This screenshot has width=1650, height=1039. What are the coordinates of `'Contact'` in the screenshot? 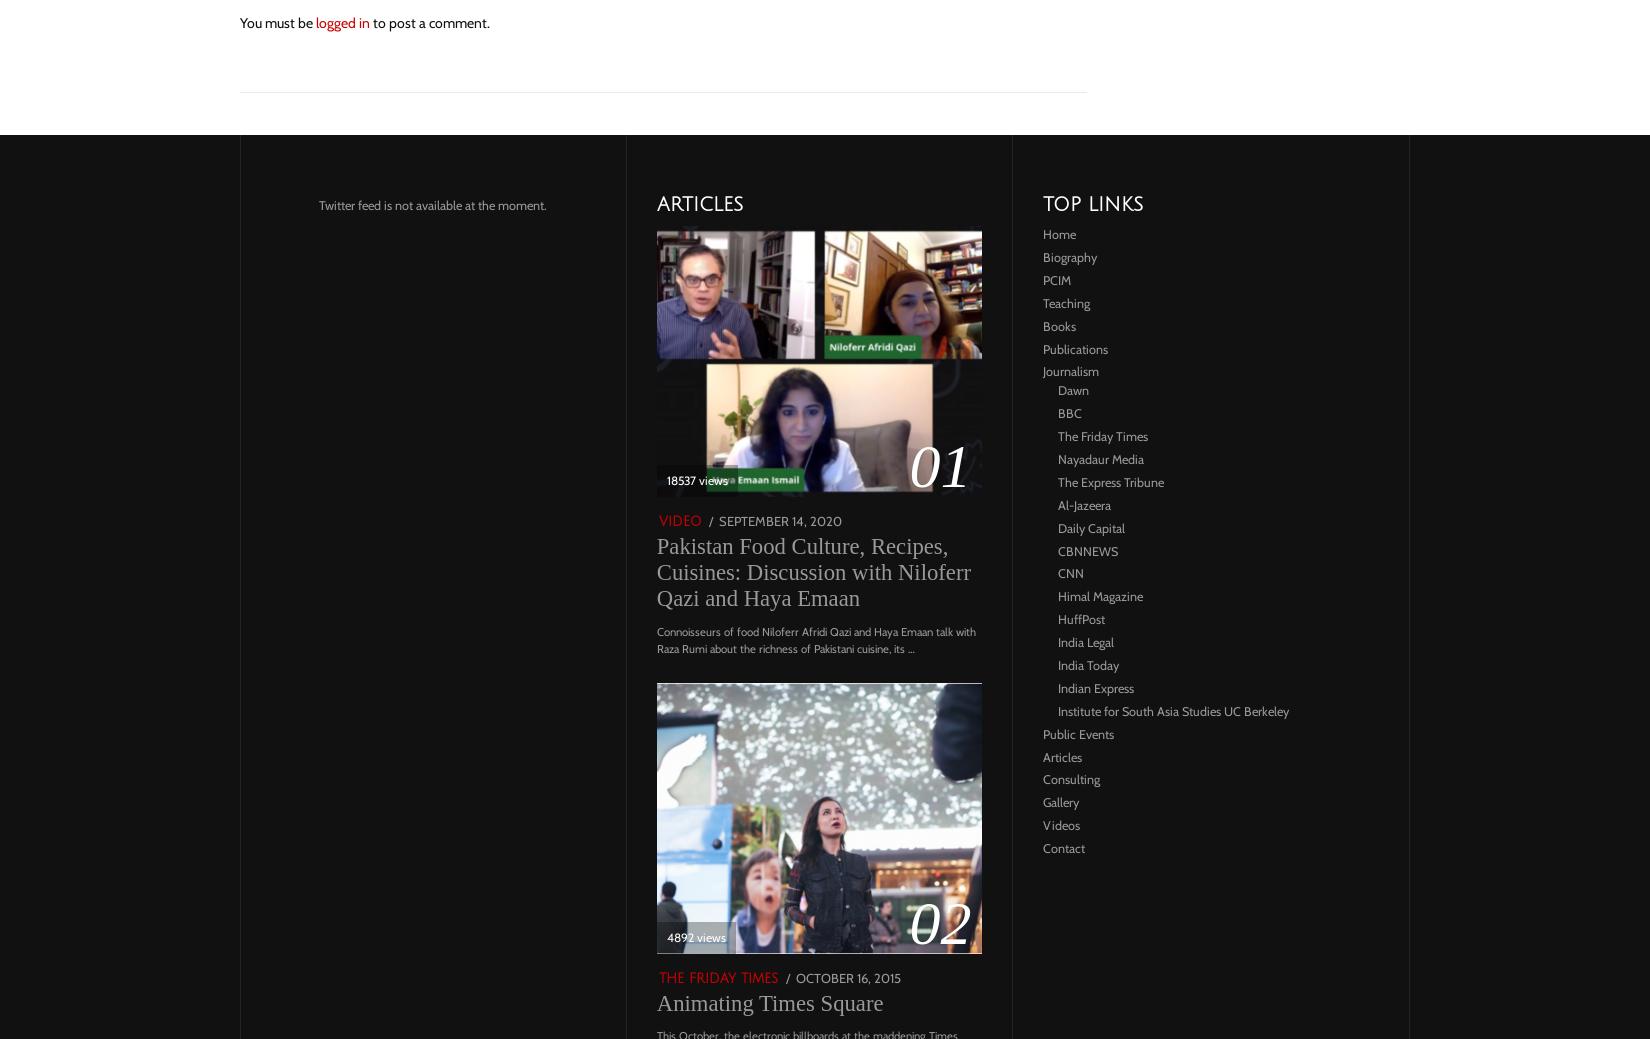 It's located at (1062, 847).